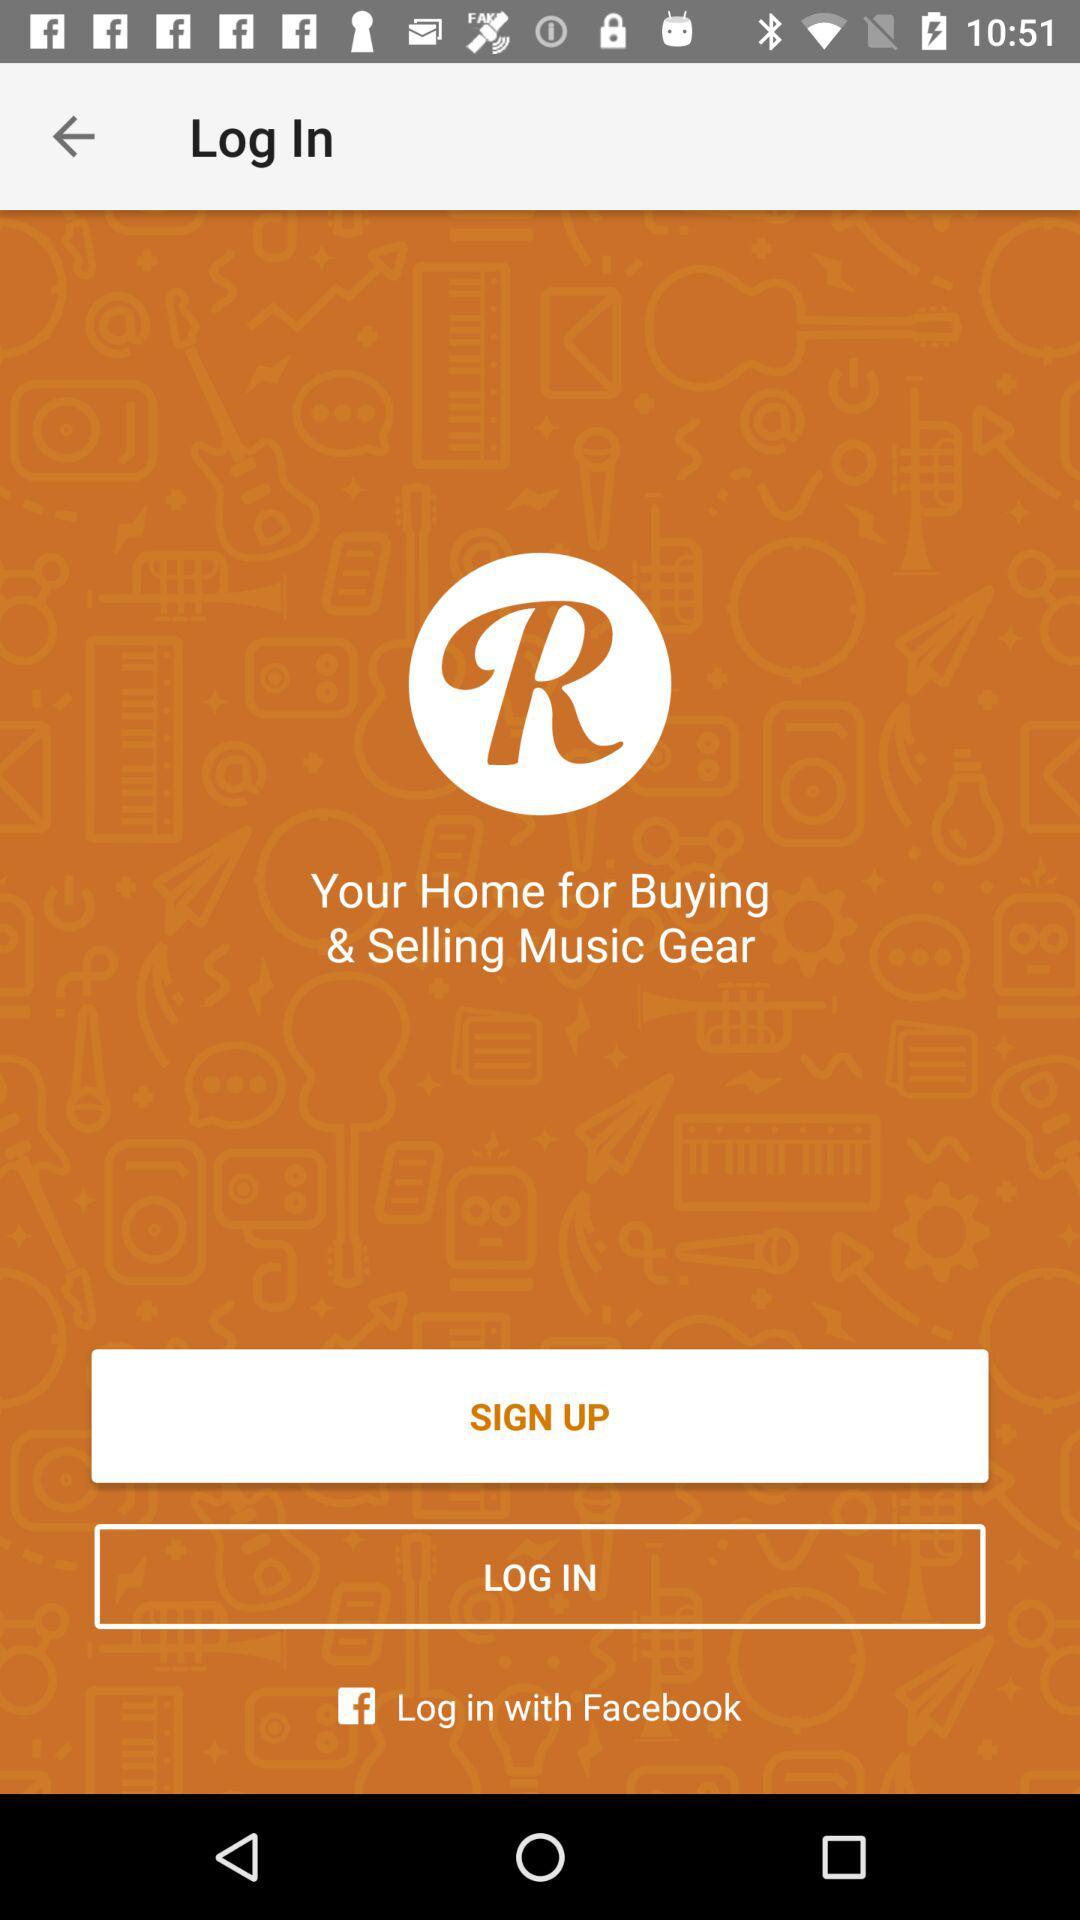 The height and width of the screenshot is (1920, 1080). Describe the element at coordinates (72, 135) in the screenshot. I see `item to the left of the log in item` at that location.